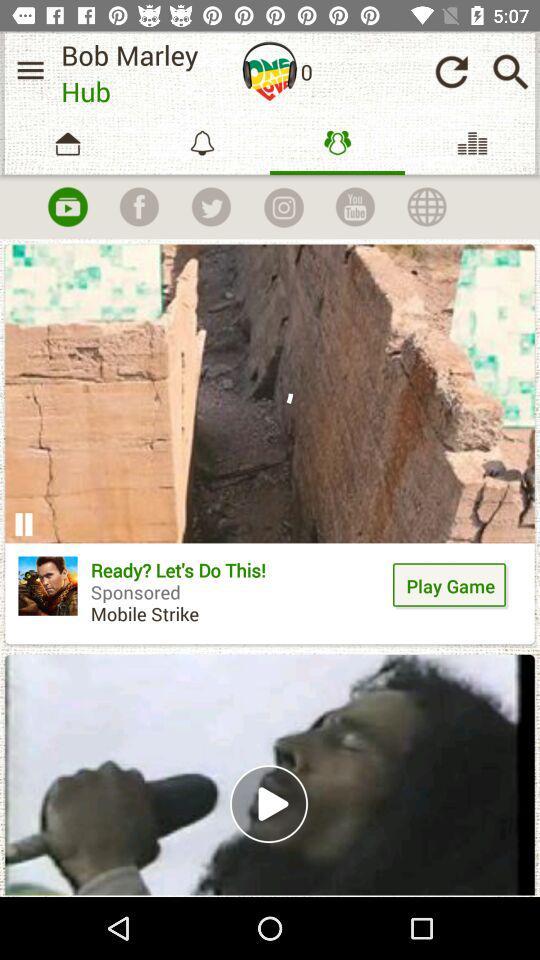 The width and height of the screenshot is (540, 960). What do you see at coordinates (354, 206) in the screenshot?
I see `the icon right of instagram icon` at bounding box center [354, 206].